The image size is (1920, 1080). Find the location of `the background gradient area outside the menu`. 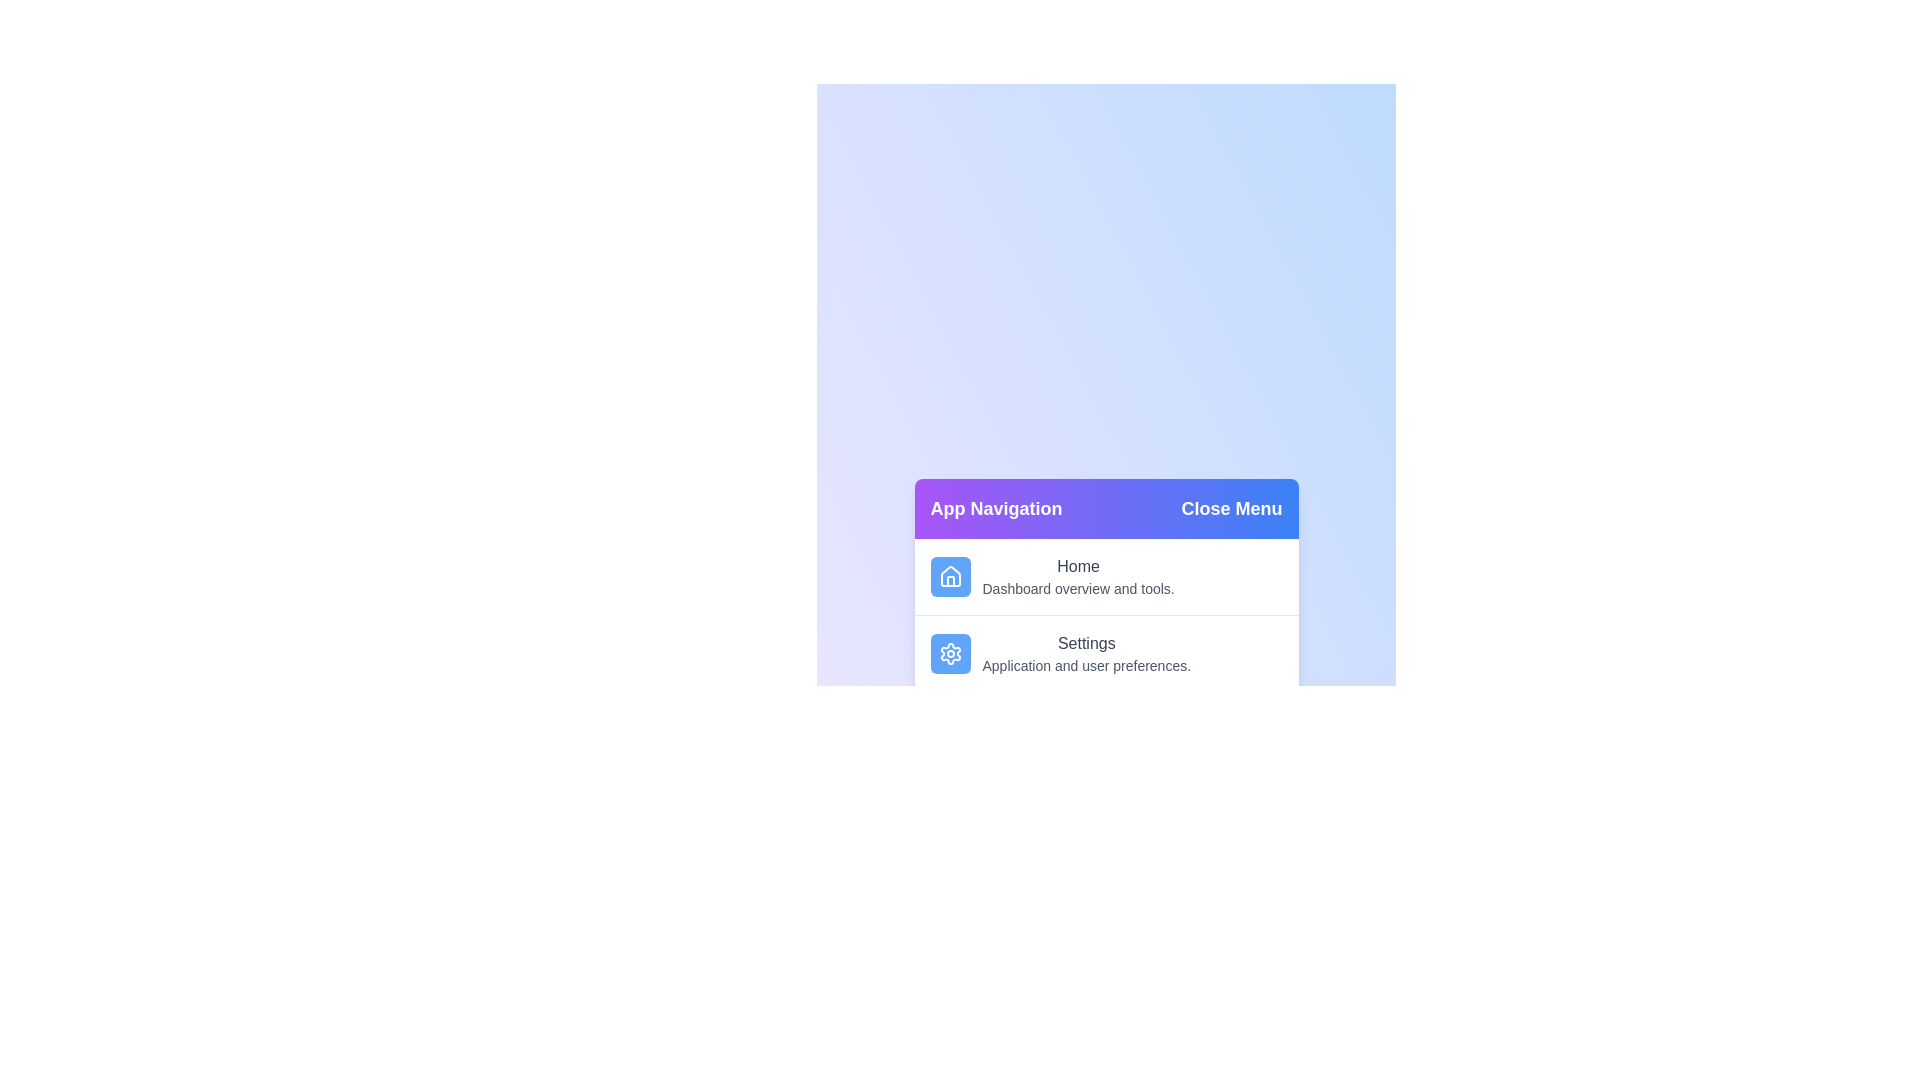

the background gradient area outside the menu is located at coordinates (849, 300).